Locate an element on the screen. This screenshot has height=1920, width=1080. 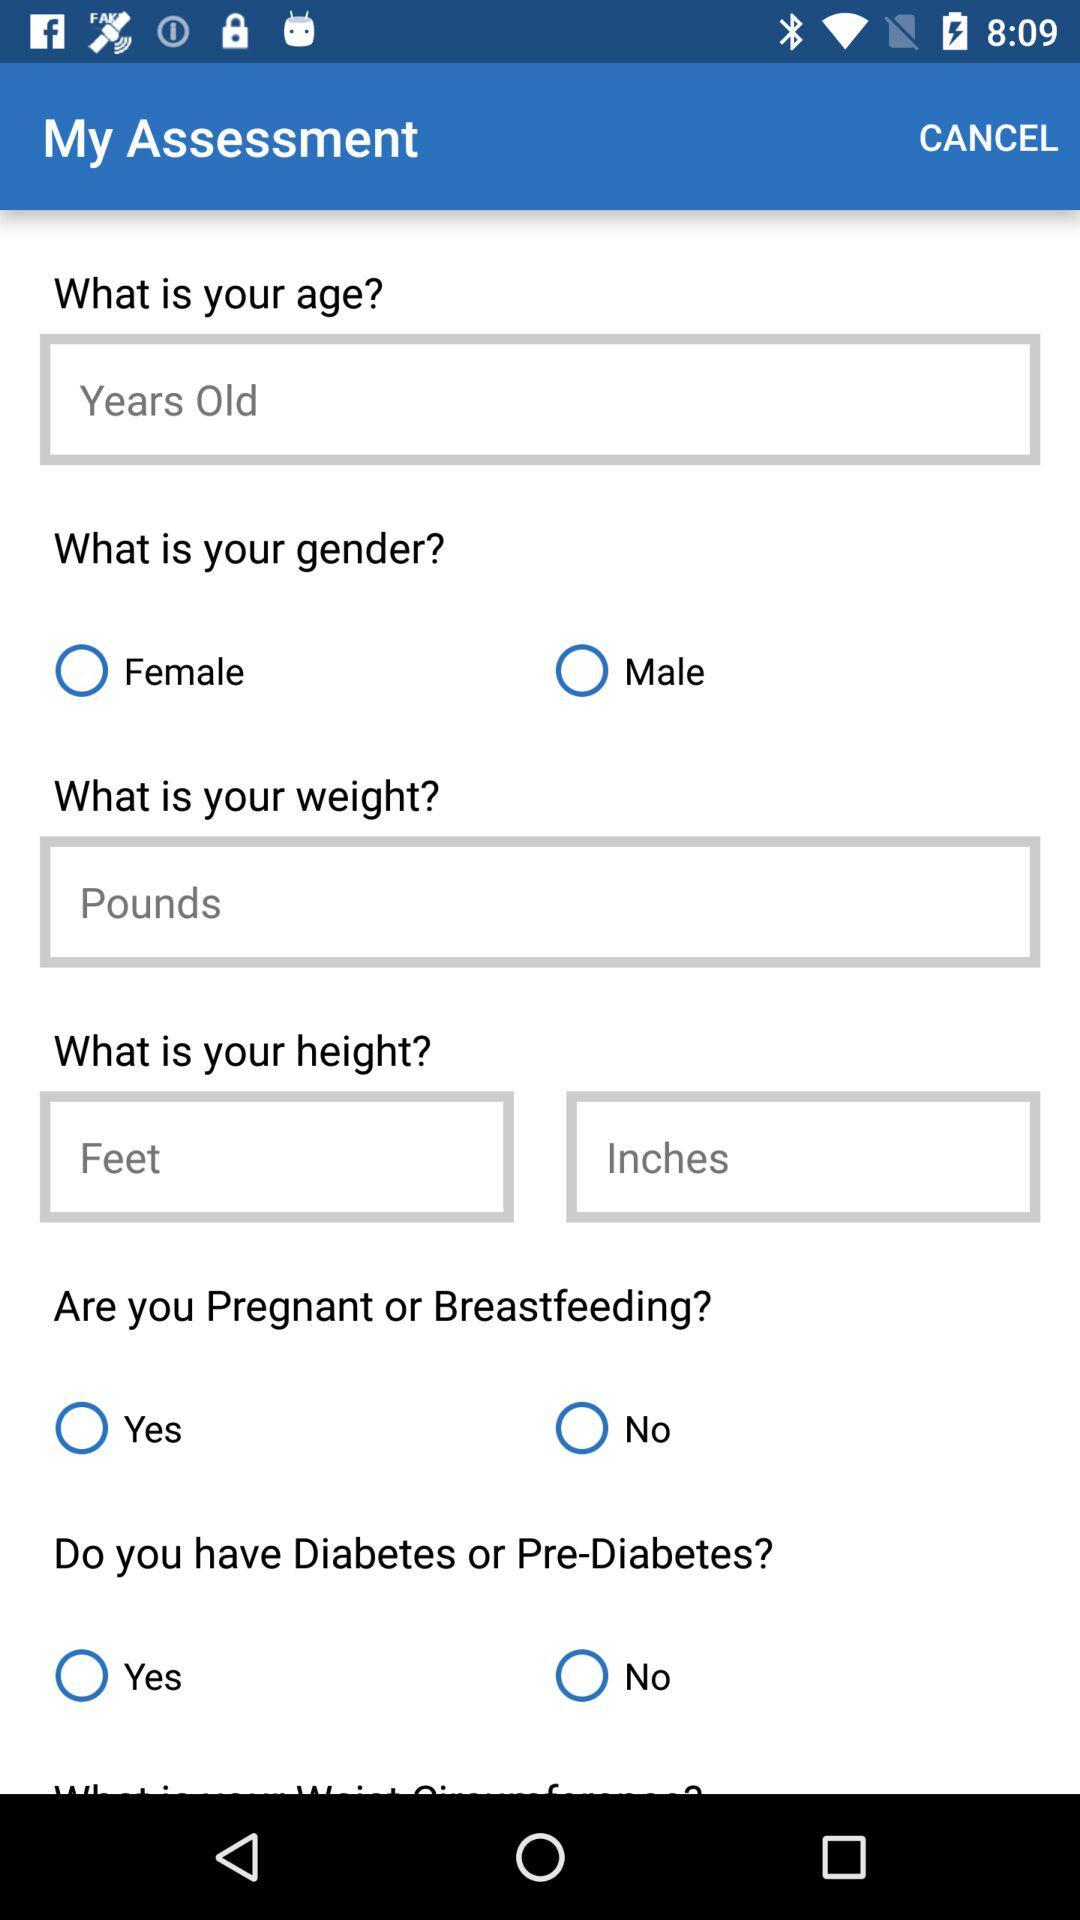
your height feet only inches in next field is located at coordinates (276, 1156).